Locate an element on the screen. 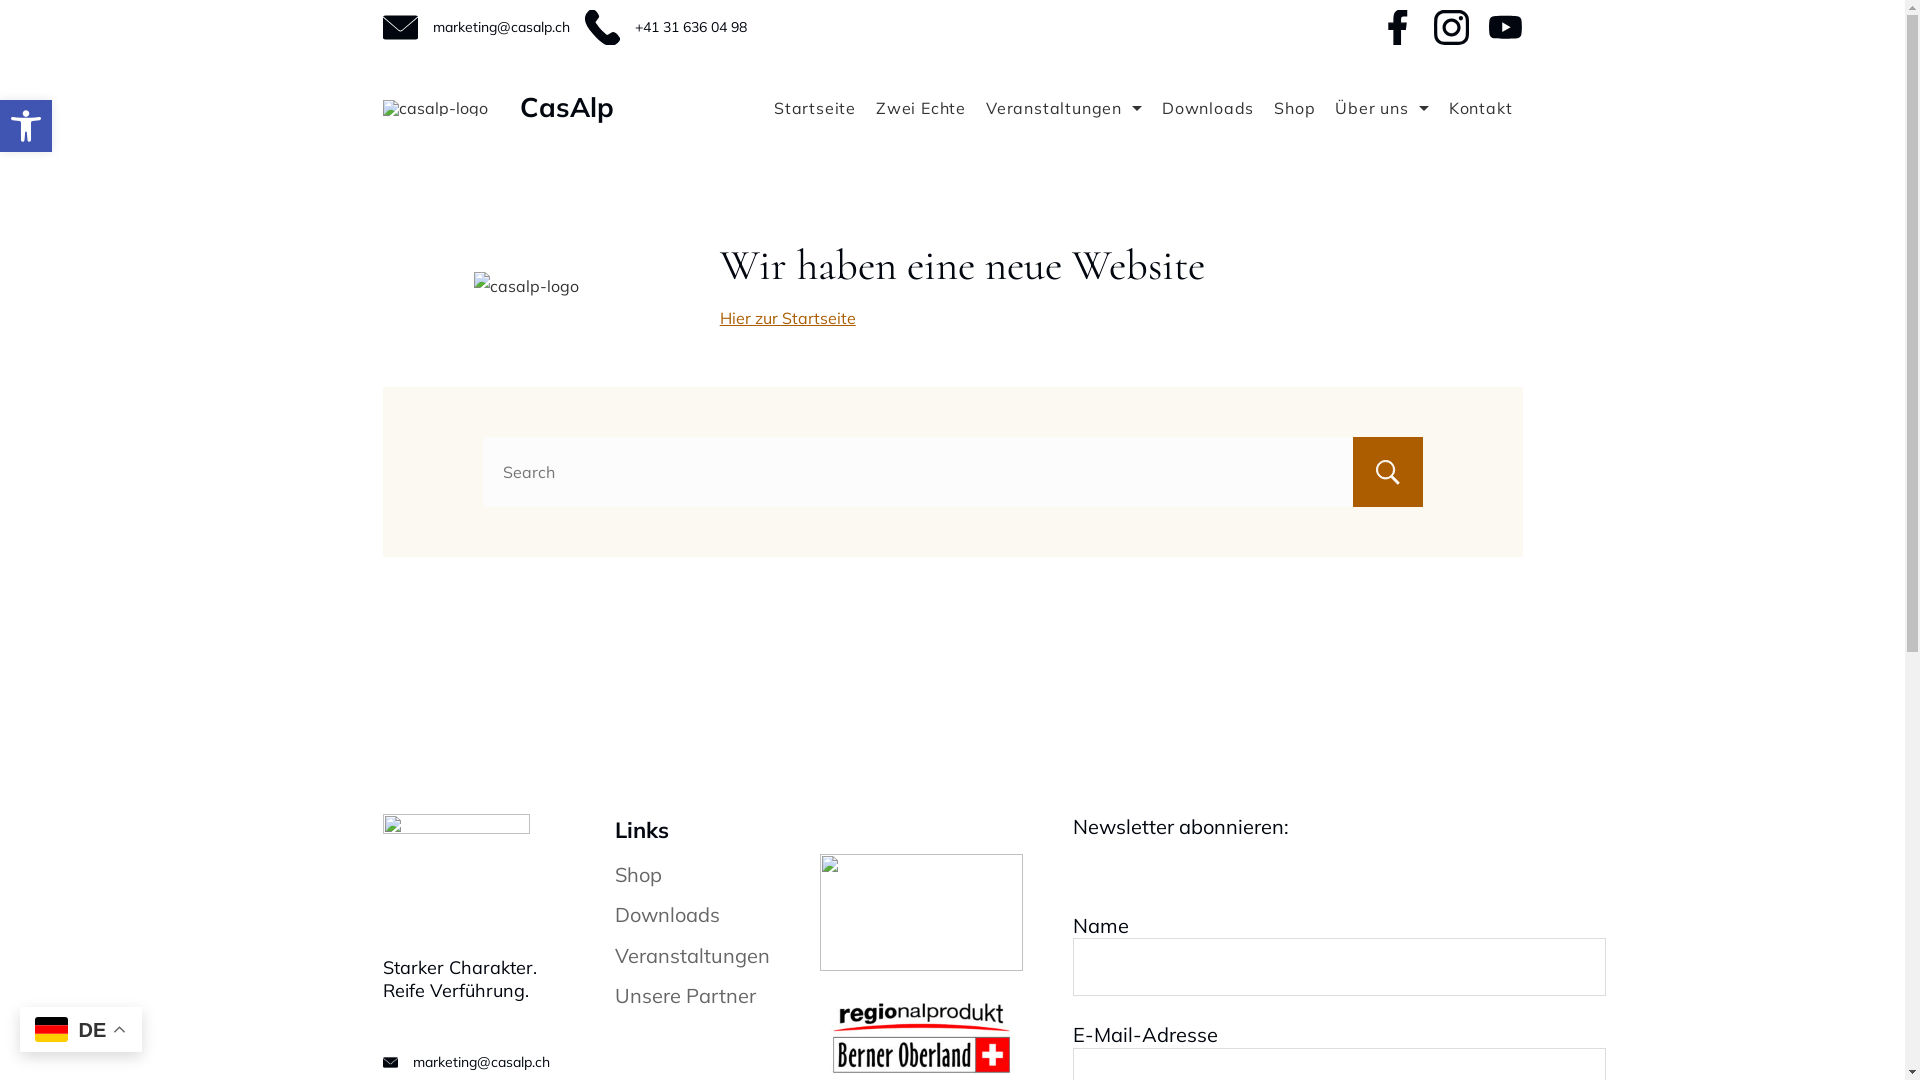 This screenshot has width=1920, height=1080. 'Hier zur Startseite' is located at coordinates (786, 316).